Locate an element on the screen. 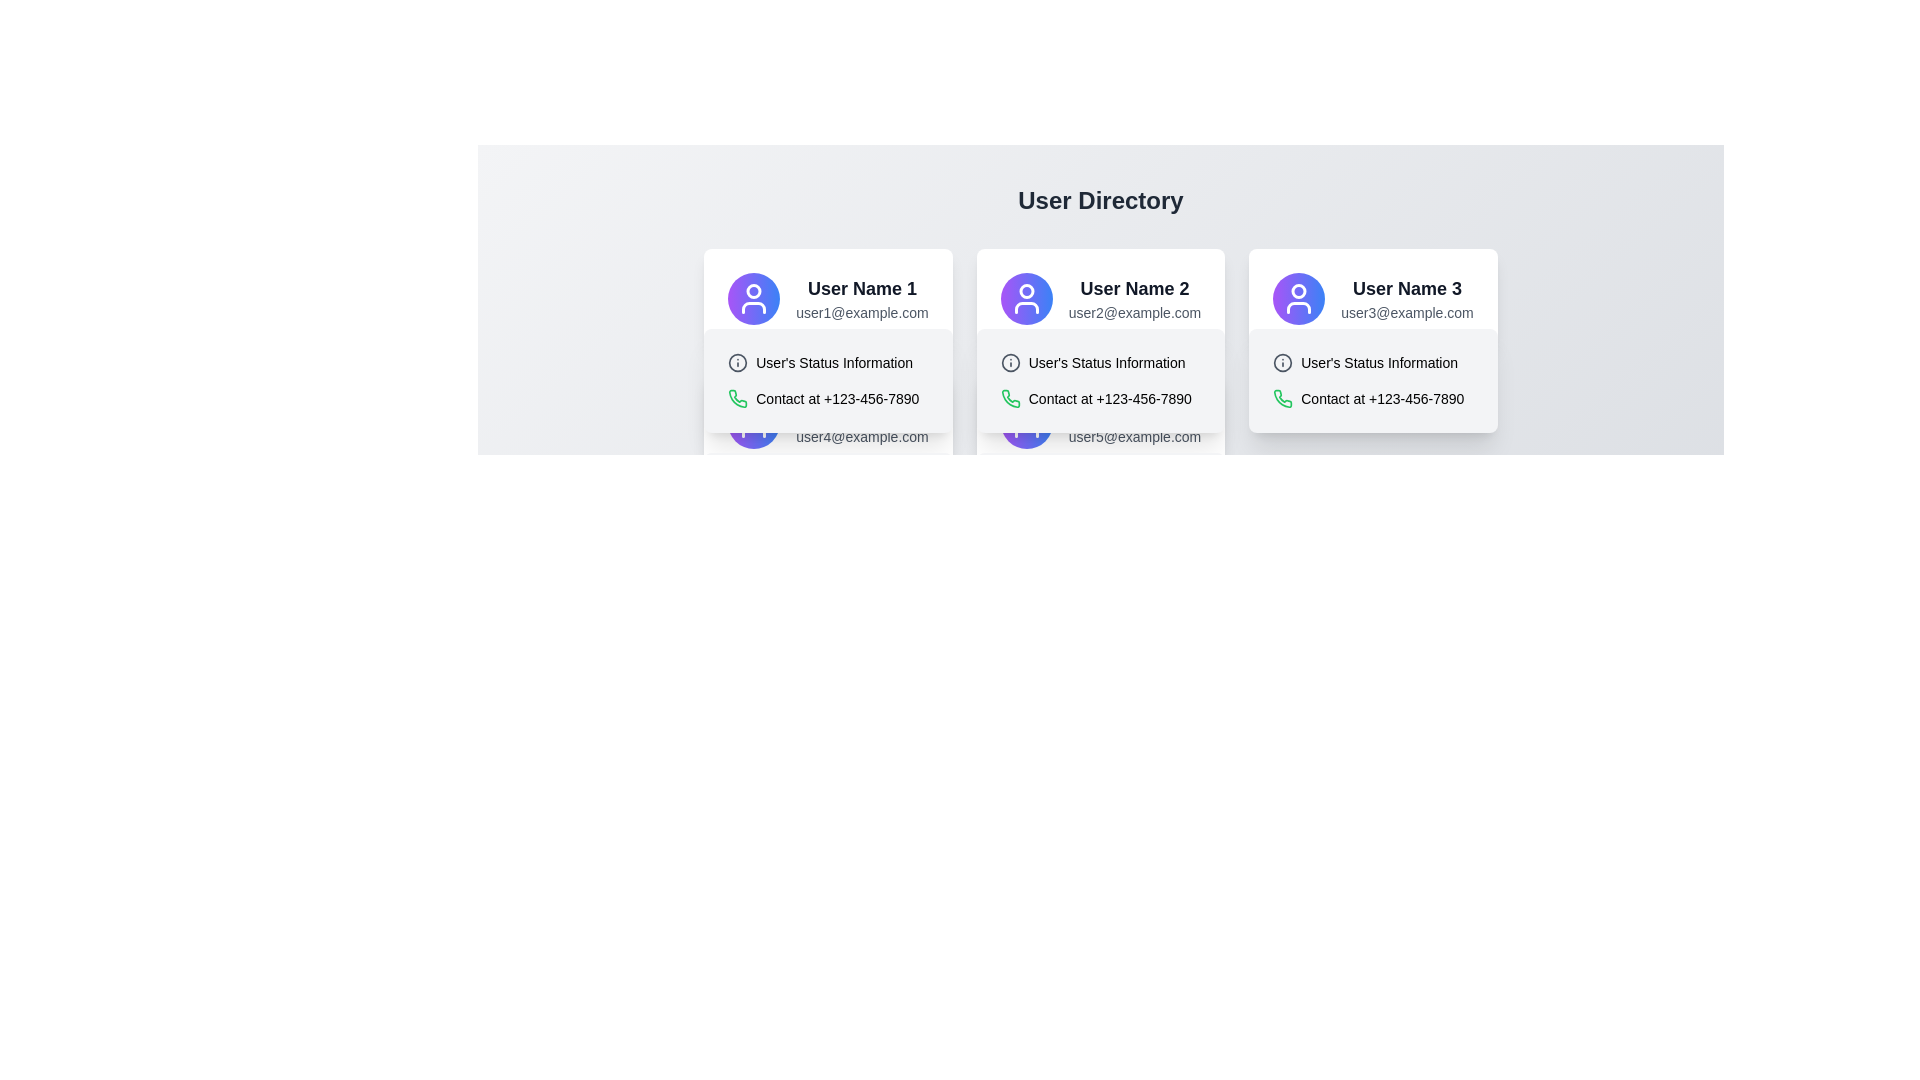 This screenshot has height=1080, width=1920. the user's profile picture SVG icon located at the top left card among three horizontally displayed cards, centered horizontally in the top section of the card is located at coordinates (753, 299).